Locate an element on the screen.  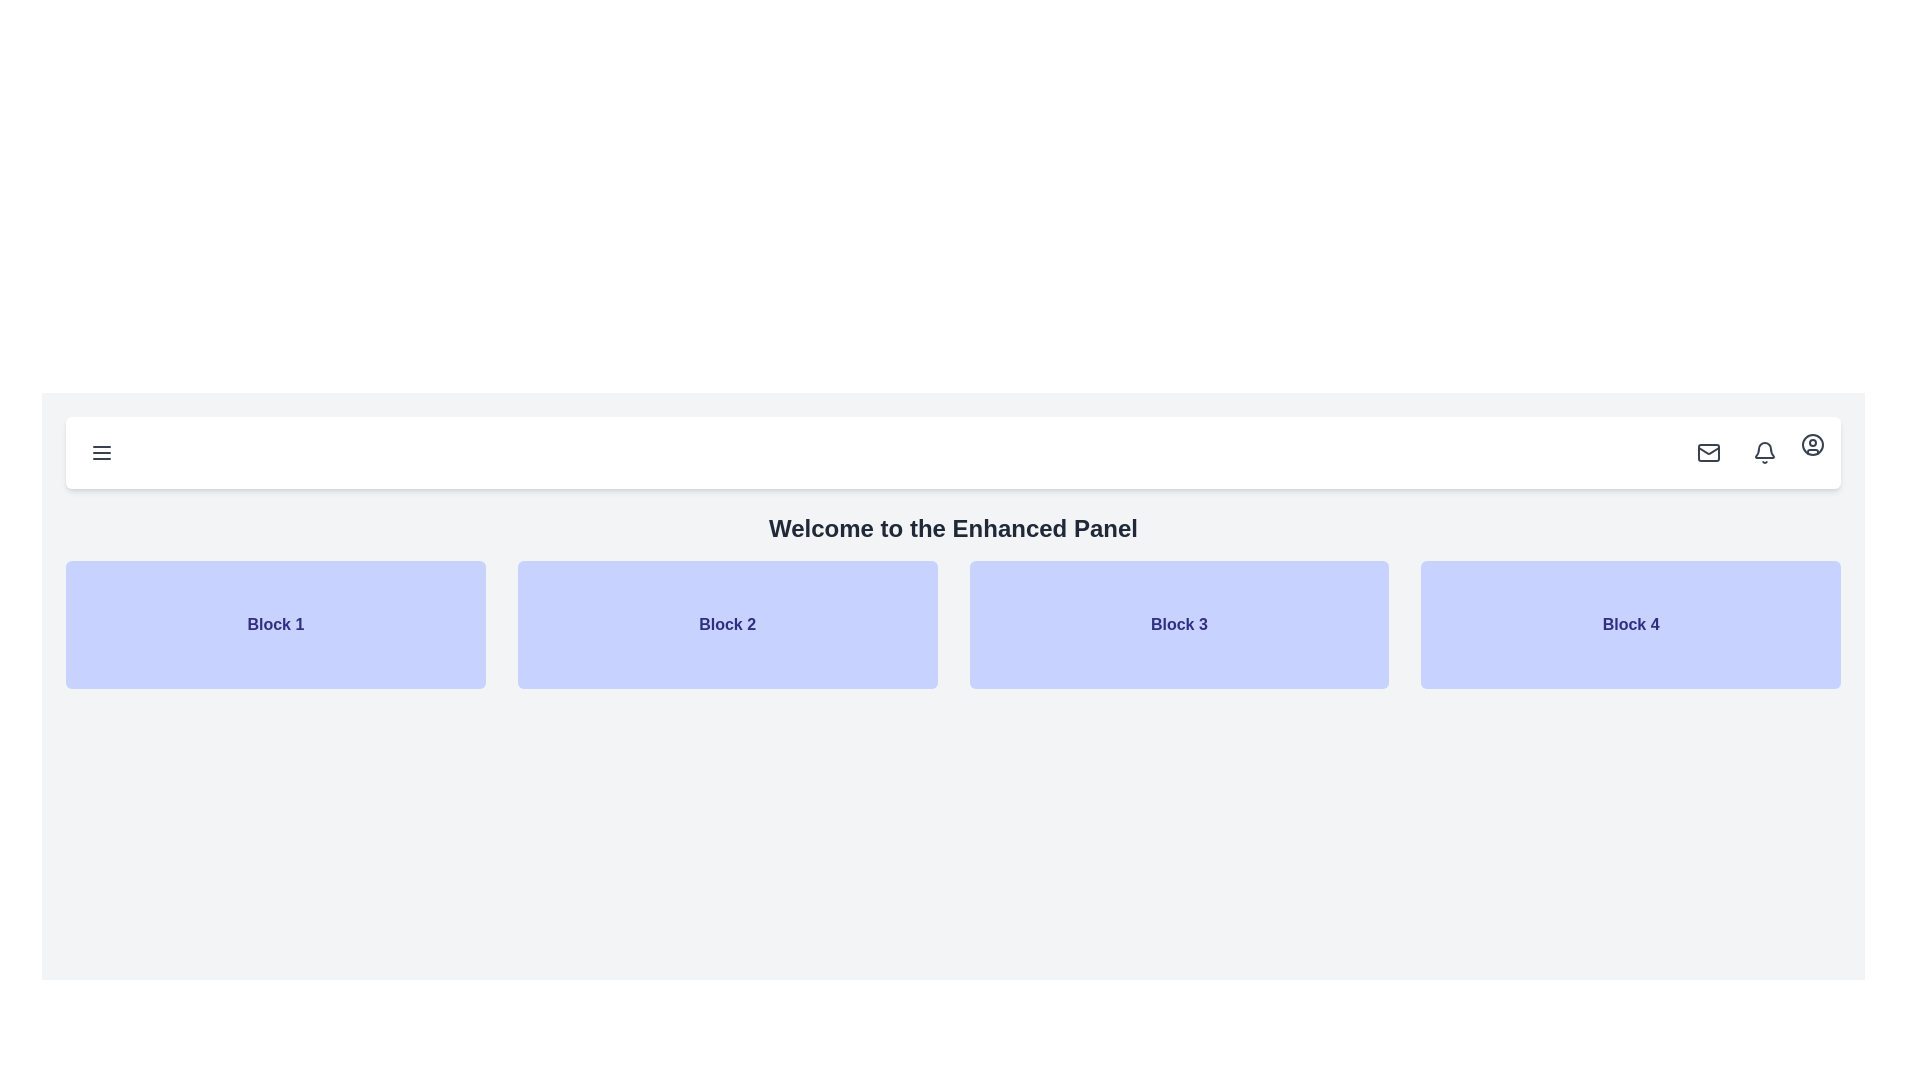
the blue rectangular information display box labeled 'Block 3', which is the third box in a row of four, located under the heading 'Welcome to the Enhanced Panel' is located at coordinates (1179, 623).